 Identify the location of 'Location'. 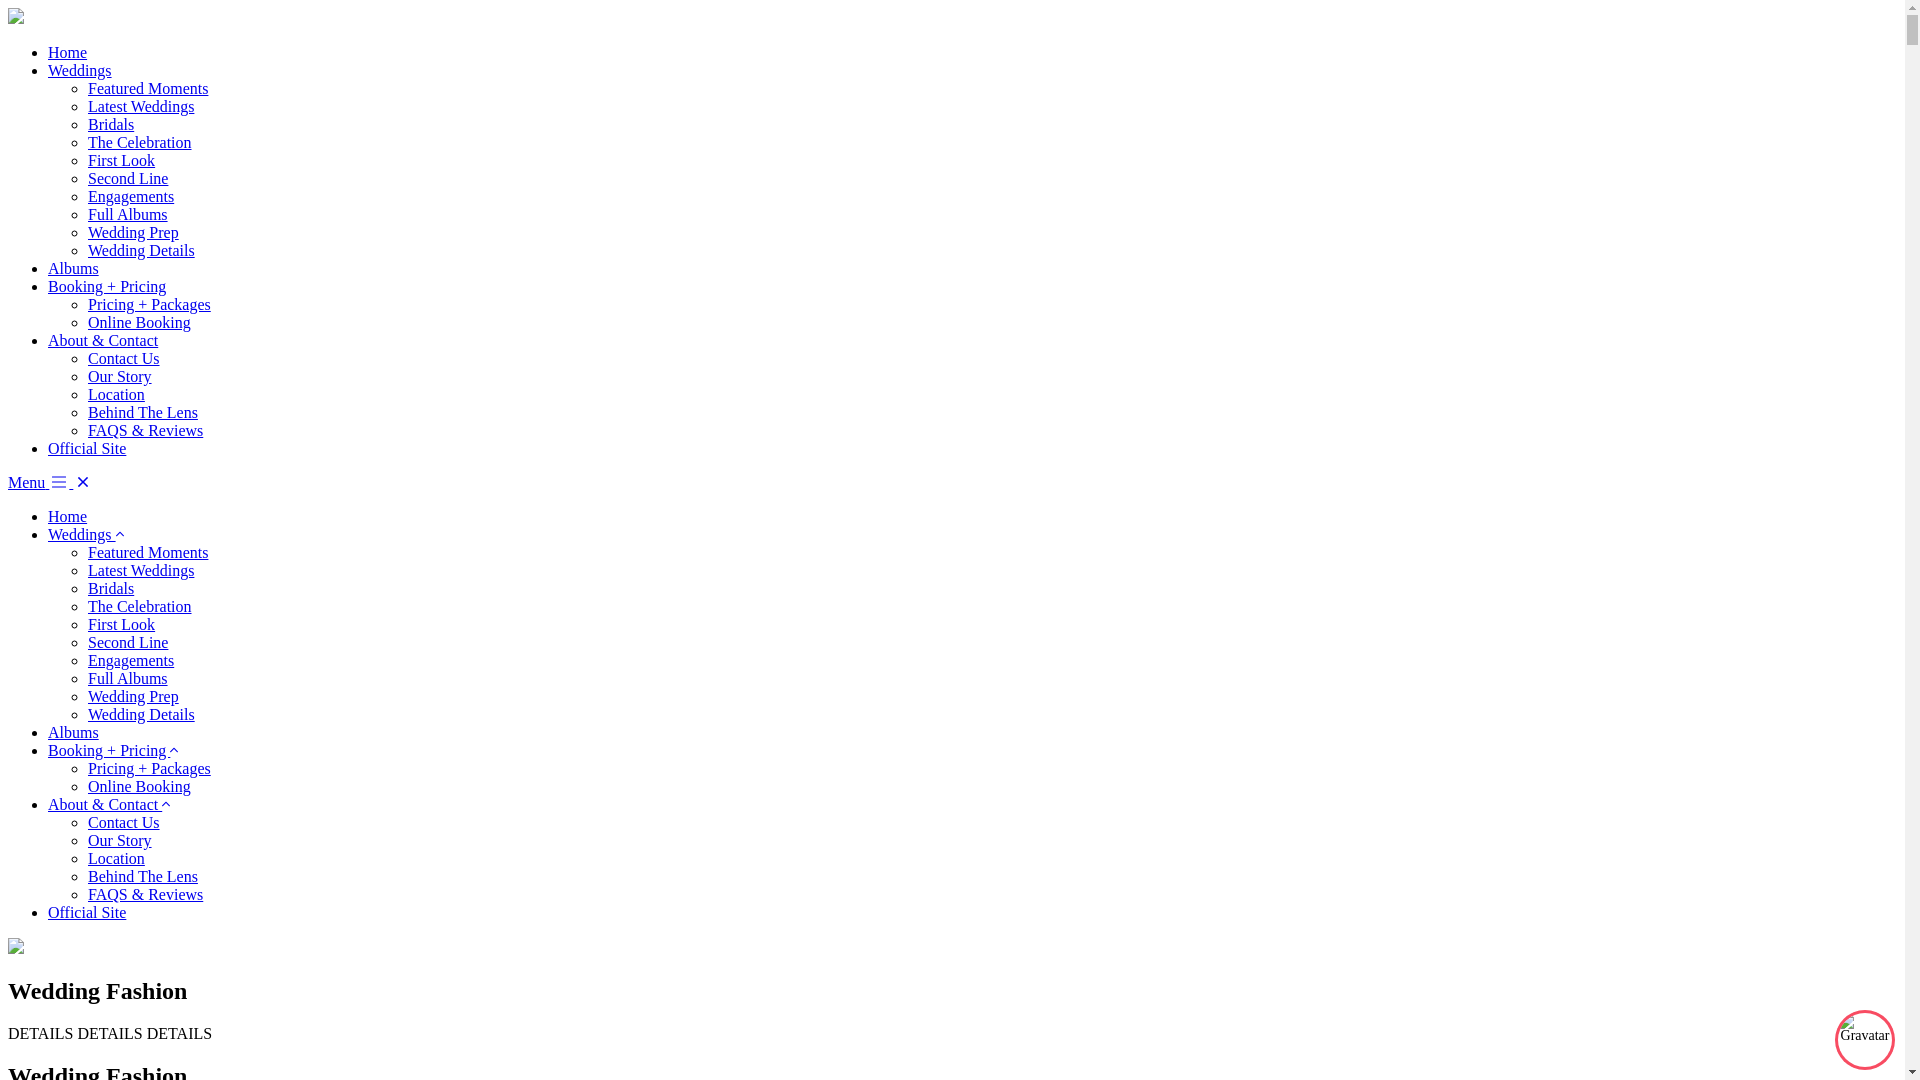
(115, 857).